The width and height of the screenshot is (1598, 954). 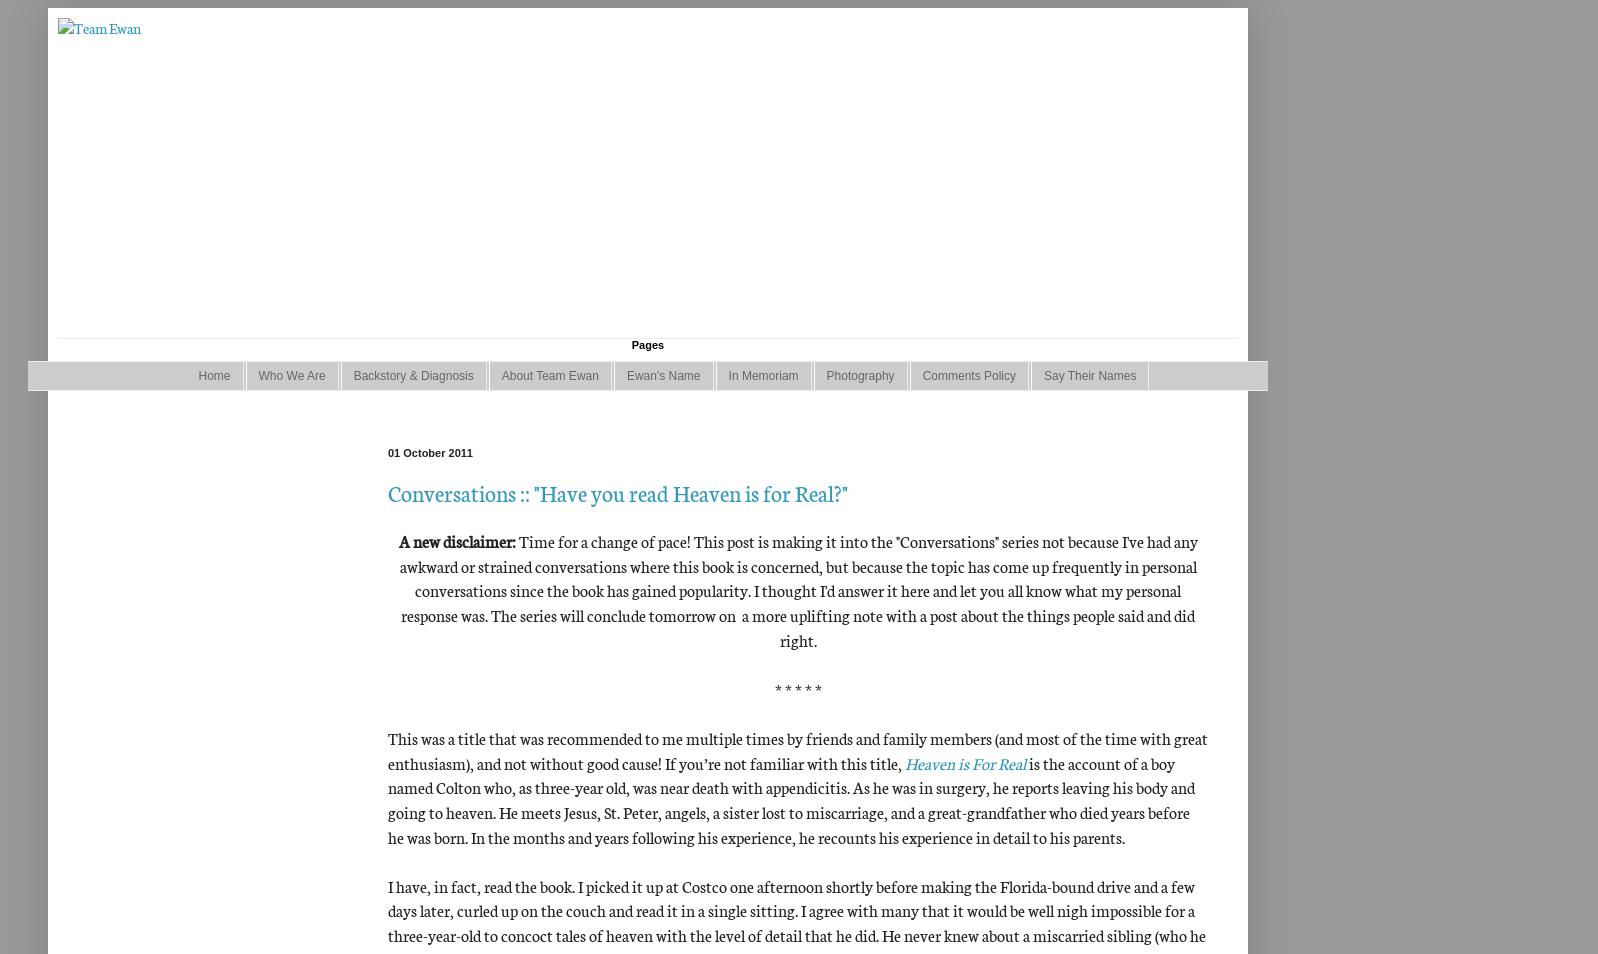 What do you see at coordinates (763, 375) in the screenshot?
I see `'In Memoriam'` at bounding box center [763, 375].